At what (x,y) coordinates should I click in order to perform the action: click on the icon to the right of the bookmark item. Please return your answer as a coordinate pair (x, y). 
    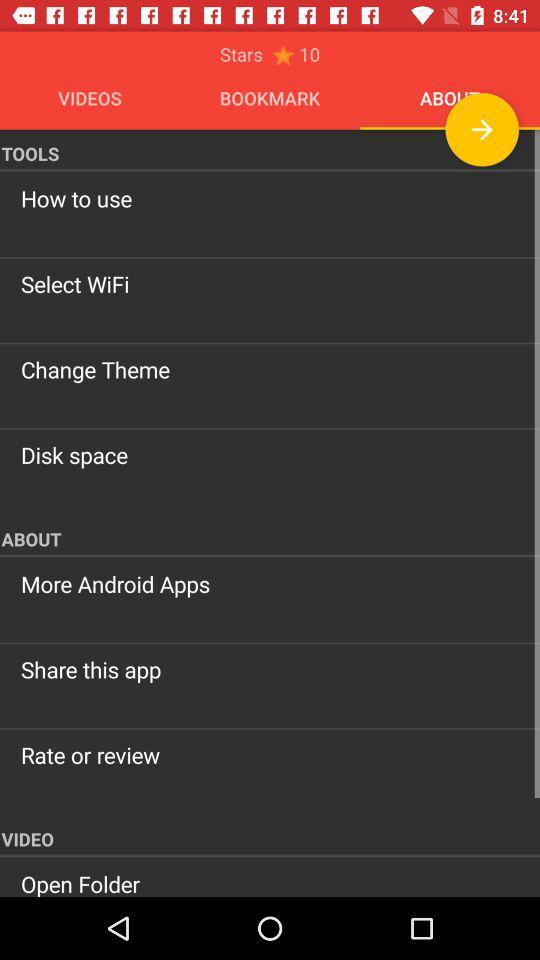
    Looking at the image, I should click on (481, 128).